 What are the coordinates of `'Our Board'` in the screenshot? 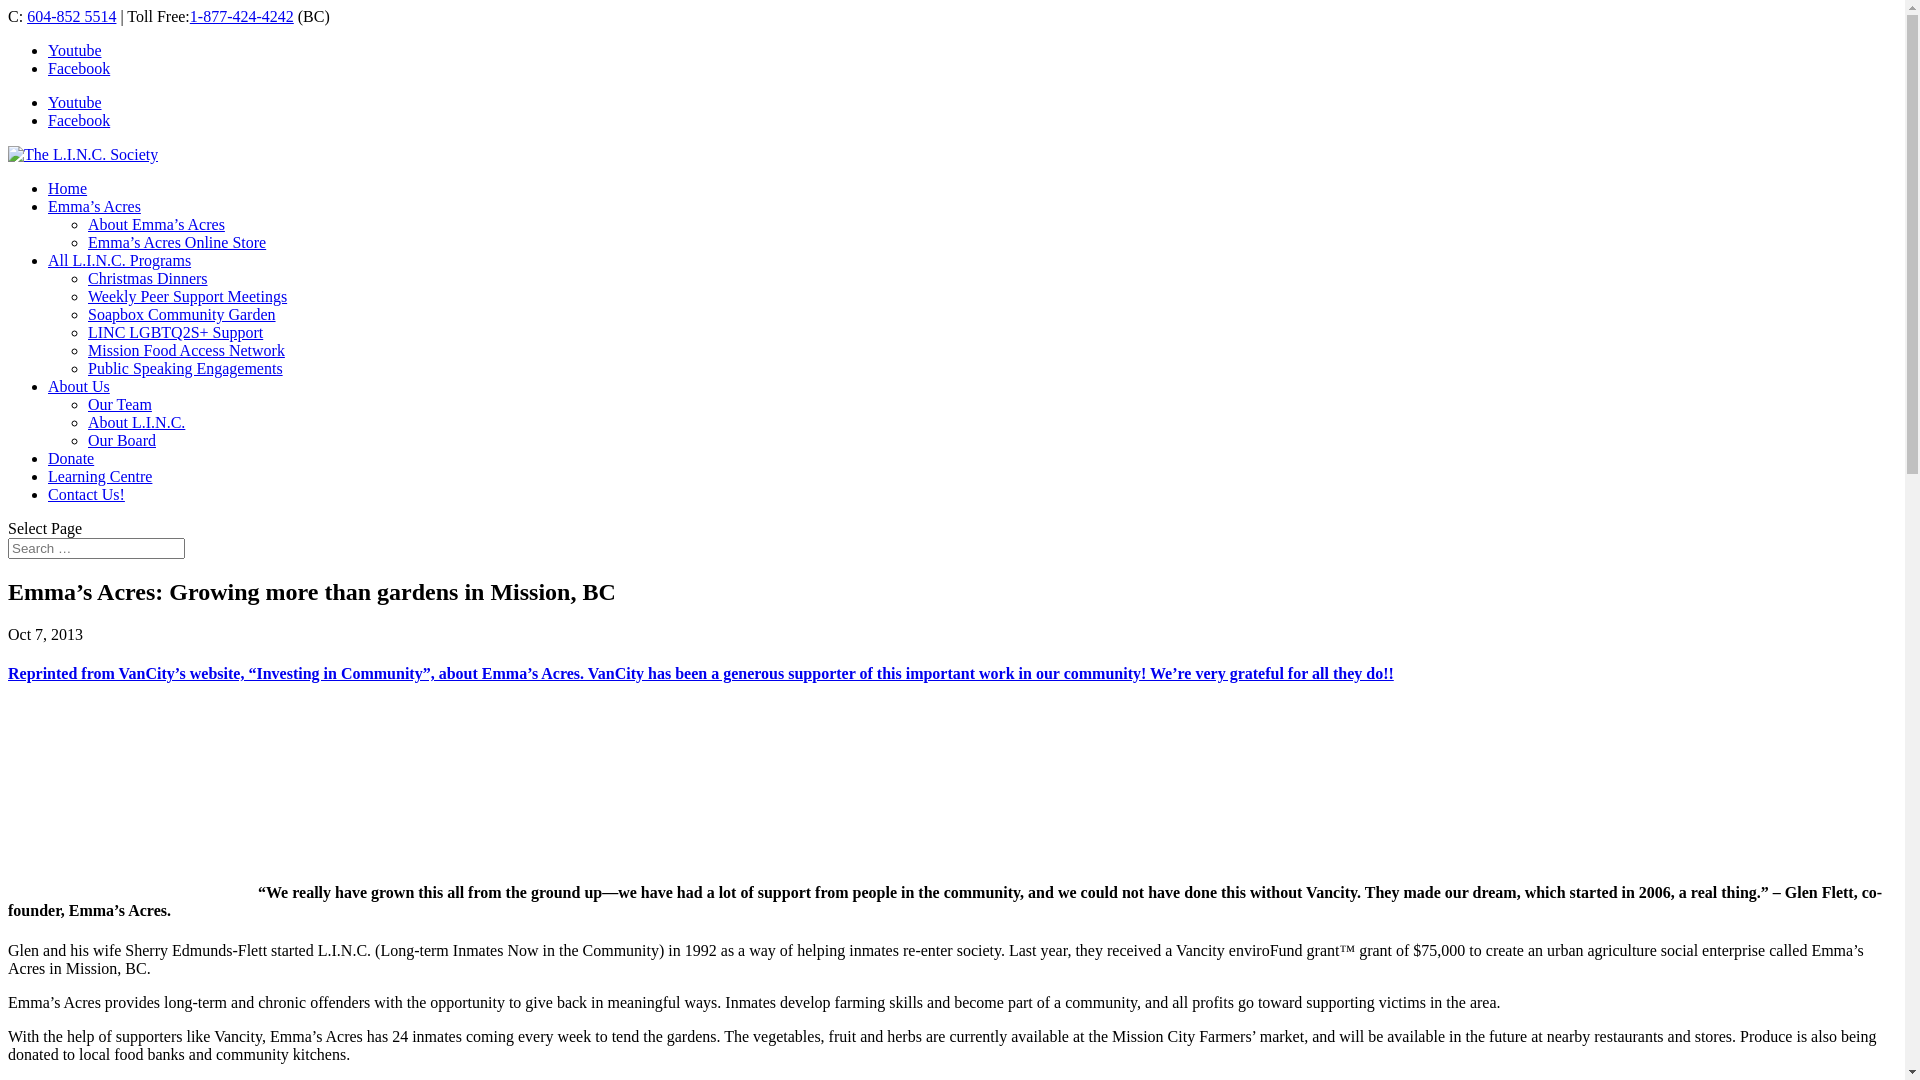 It's located at (86, 439).